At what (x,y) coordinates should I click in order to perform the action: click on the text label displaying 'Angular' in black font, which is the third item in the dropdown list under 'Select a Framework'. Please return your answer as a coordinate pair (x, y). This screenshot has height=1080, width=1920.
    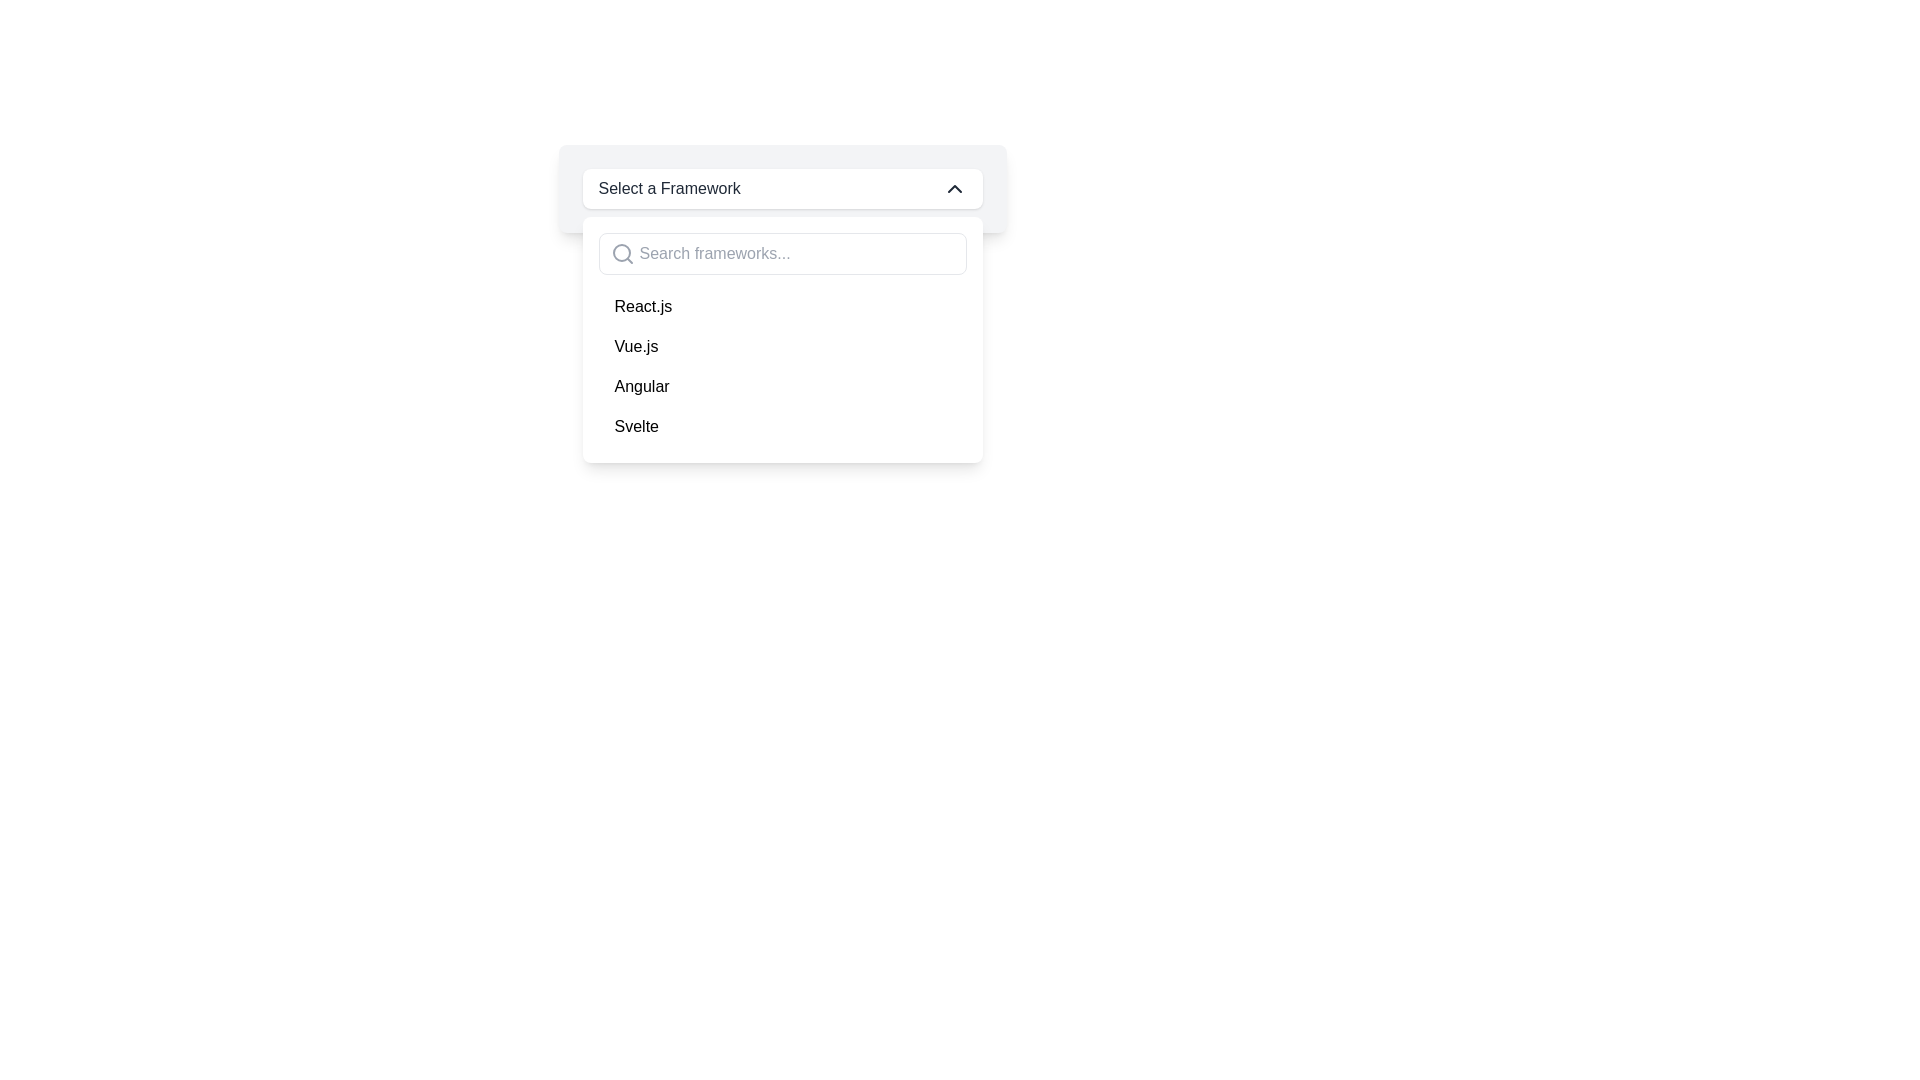
    Looking at the image, I should click on (642, 386).